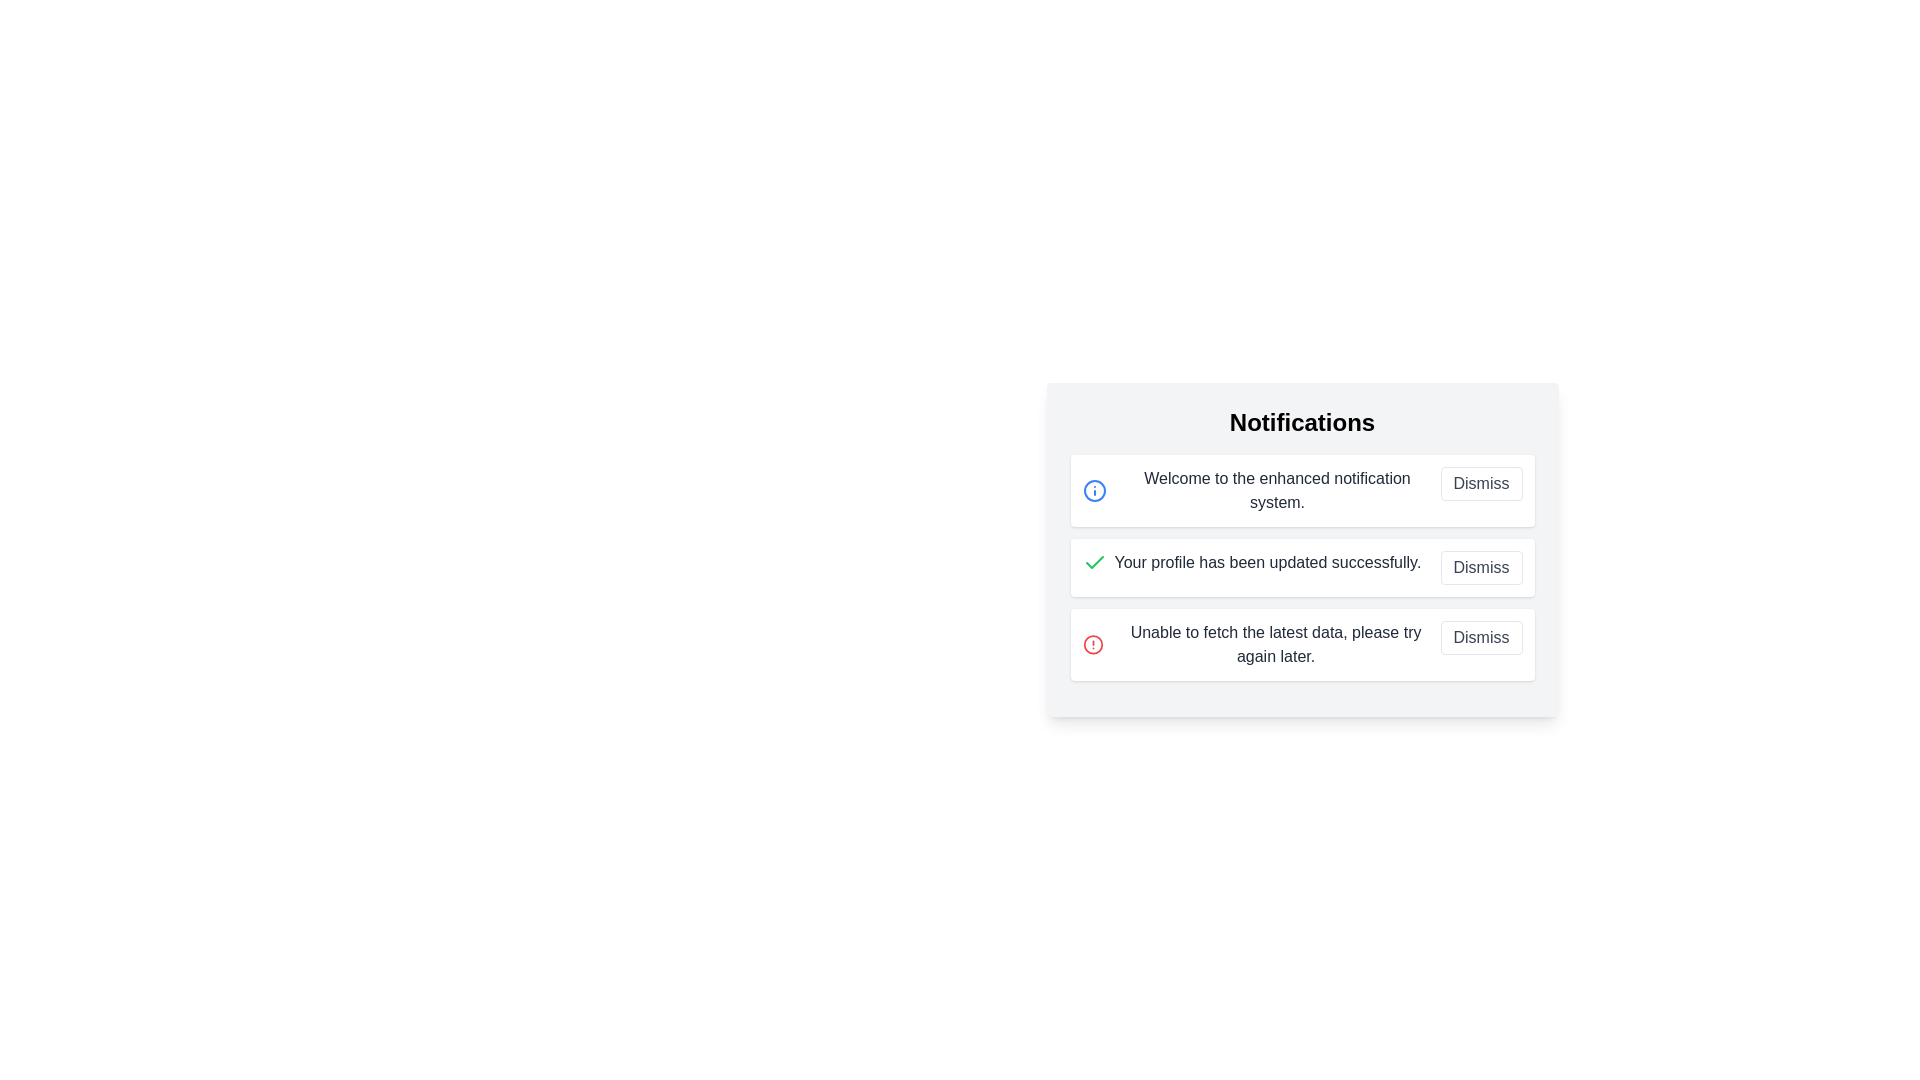 The height and width of the screenshot is (1080, 1920). Describe the element at coordinates (1276, 490) in the screenshot. I see `the static text located in the top notification row, which is situated to the right of the blue 'info' icon and left of the 'Dismiss' button` at that location.